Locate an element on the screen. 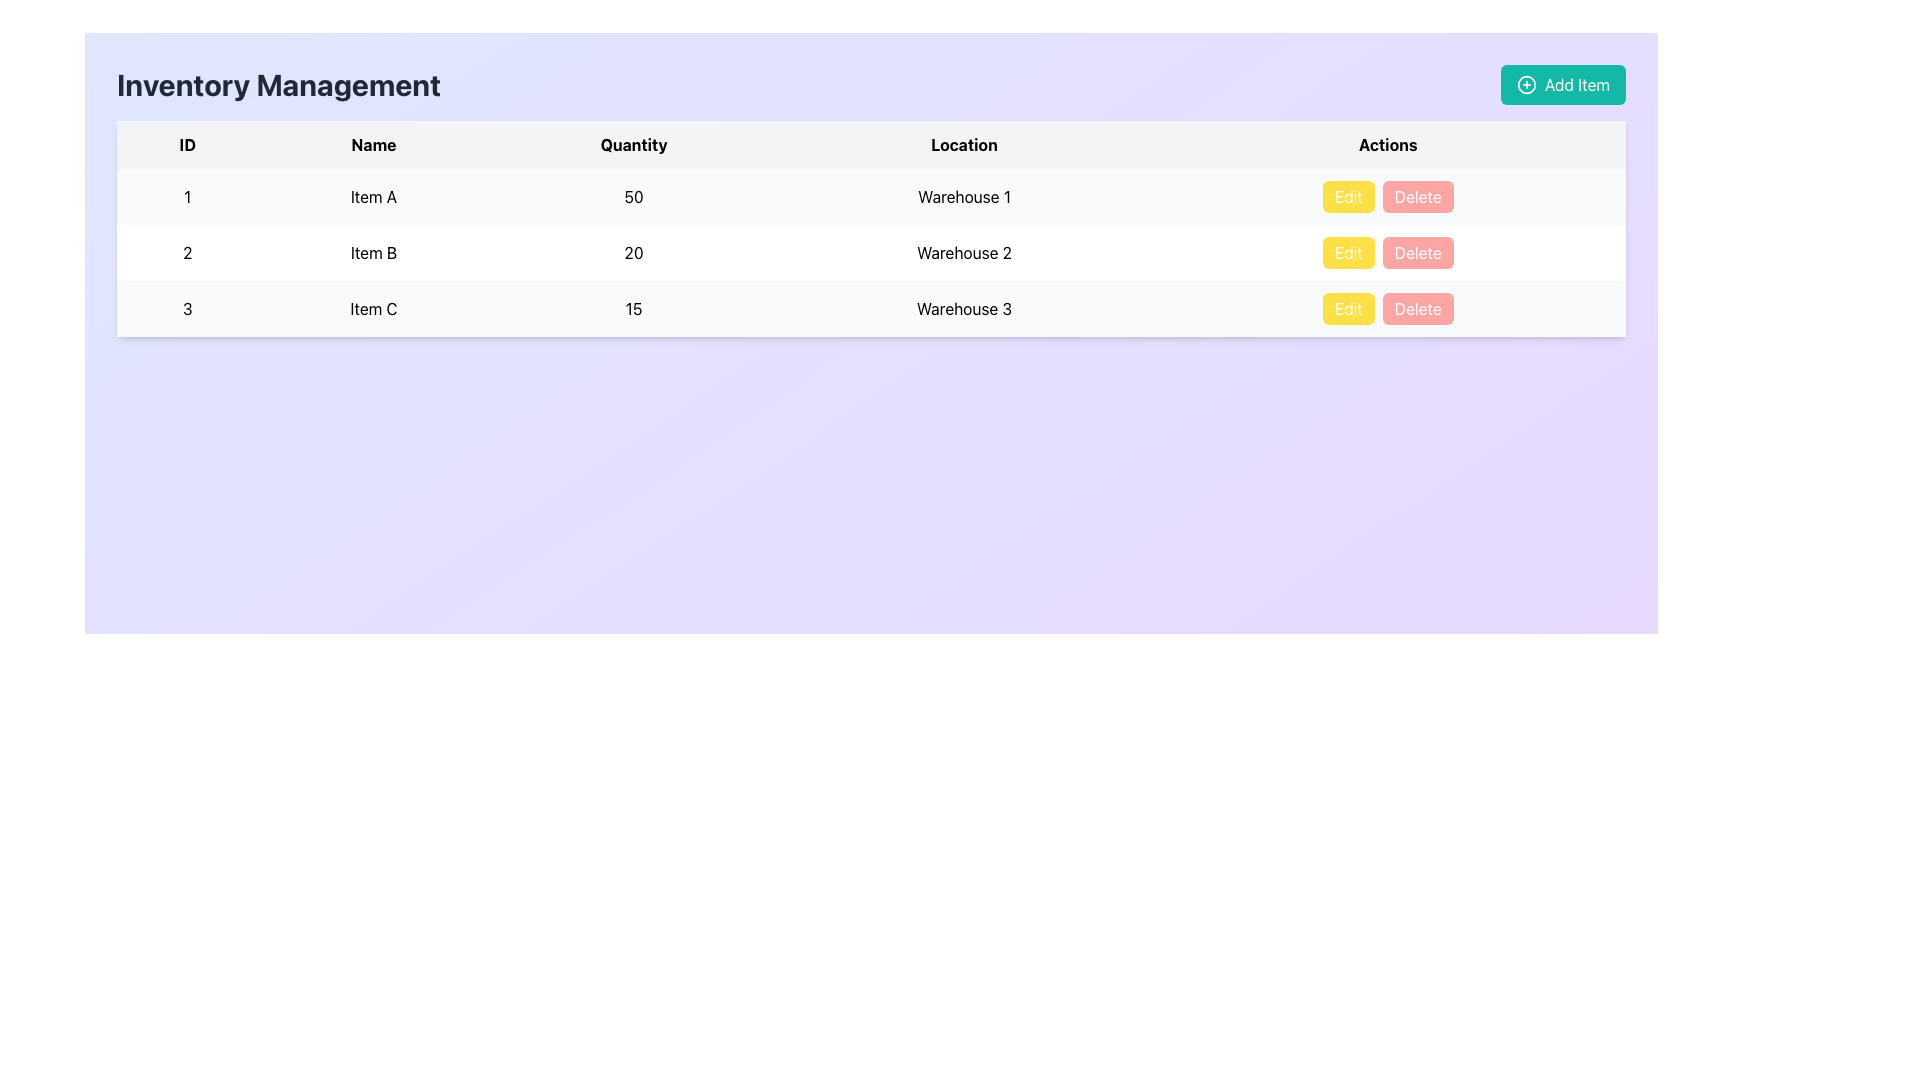 This screenshot has height=1080, width=1920. the text label displaying the number '1', which is located is located at coordinates (187, 196).